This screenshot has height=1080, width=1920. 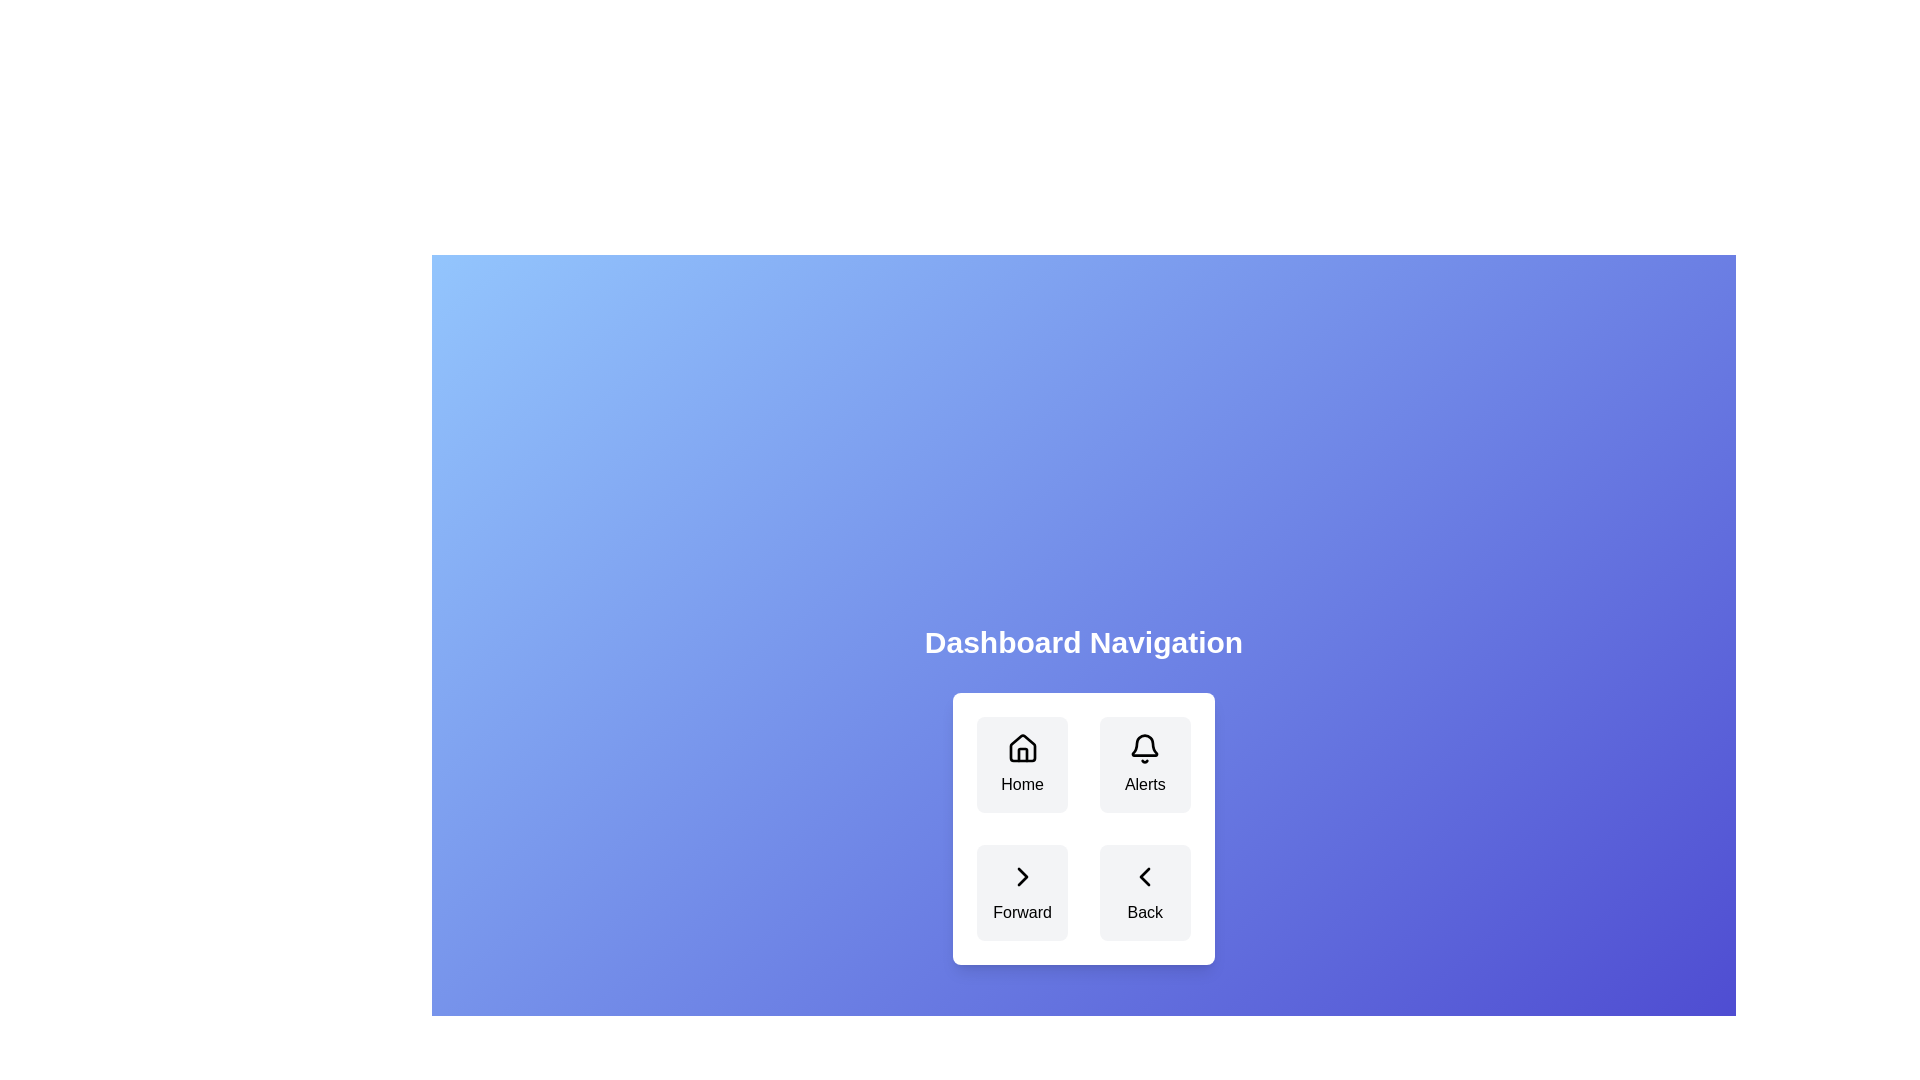 What do you see at coordinates (1022, 764) in the screenshot?
I see `the navigation button located in the top-left position of the 2x2 grid within the white panel to redirect to the Home section of the application` at bounding box center [1022, 764].